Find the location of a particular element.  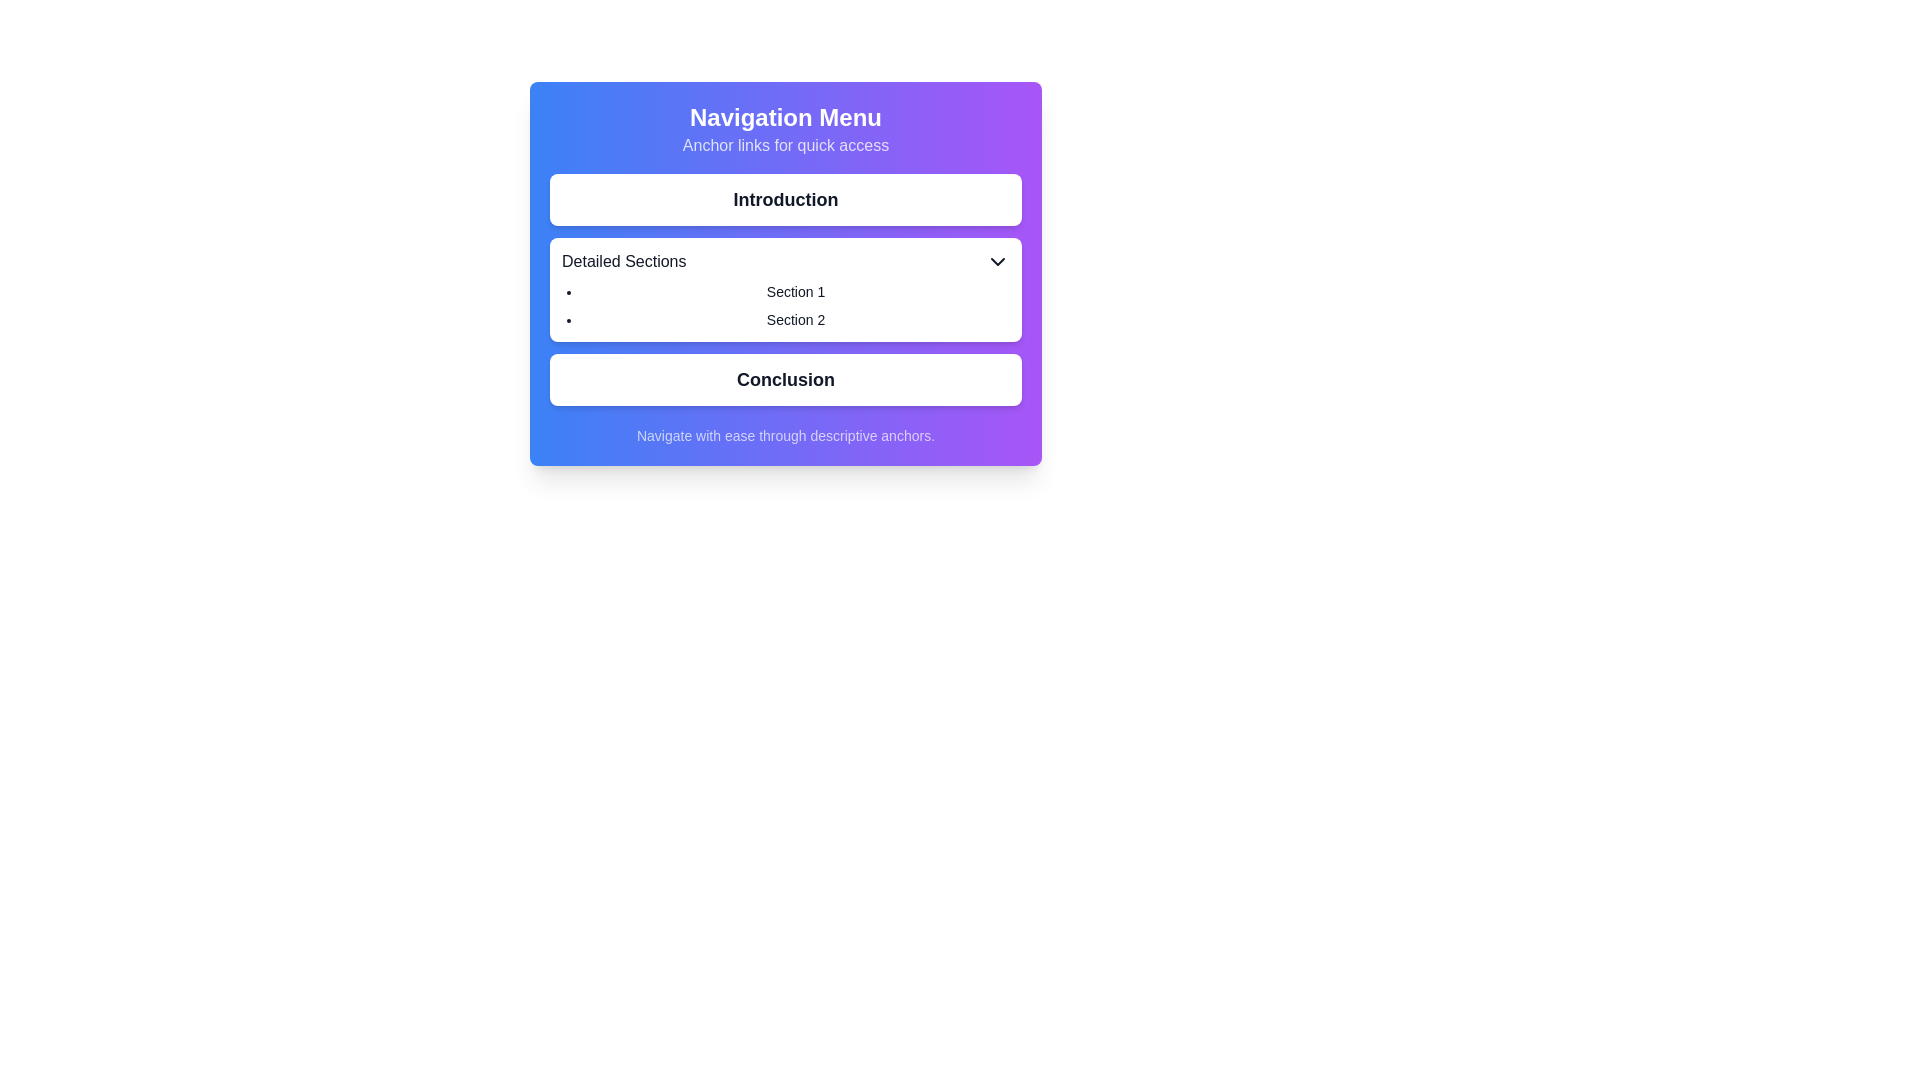

the 'Introduction' text block, which is a rectangular label with a white background and rounded corners, located above the sections titled 'Detailed Sections' and 'Conclusion' is located at coordinates (785, 200).